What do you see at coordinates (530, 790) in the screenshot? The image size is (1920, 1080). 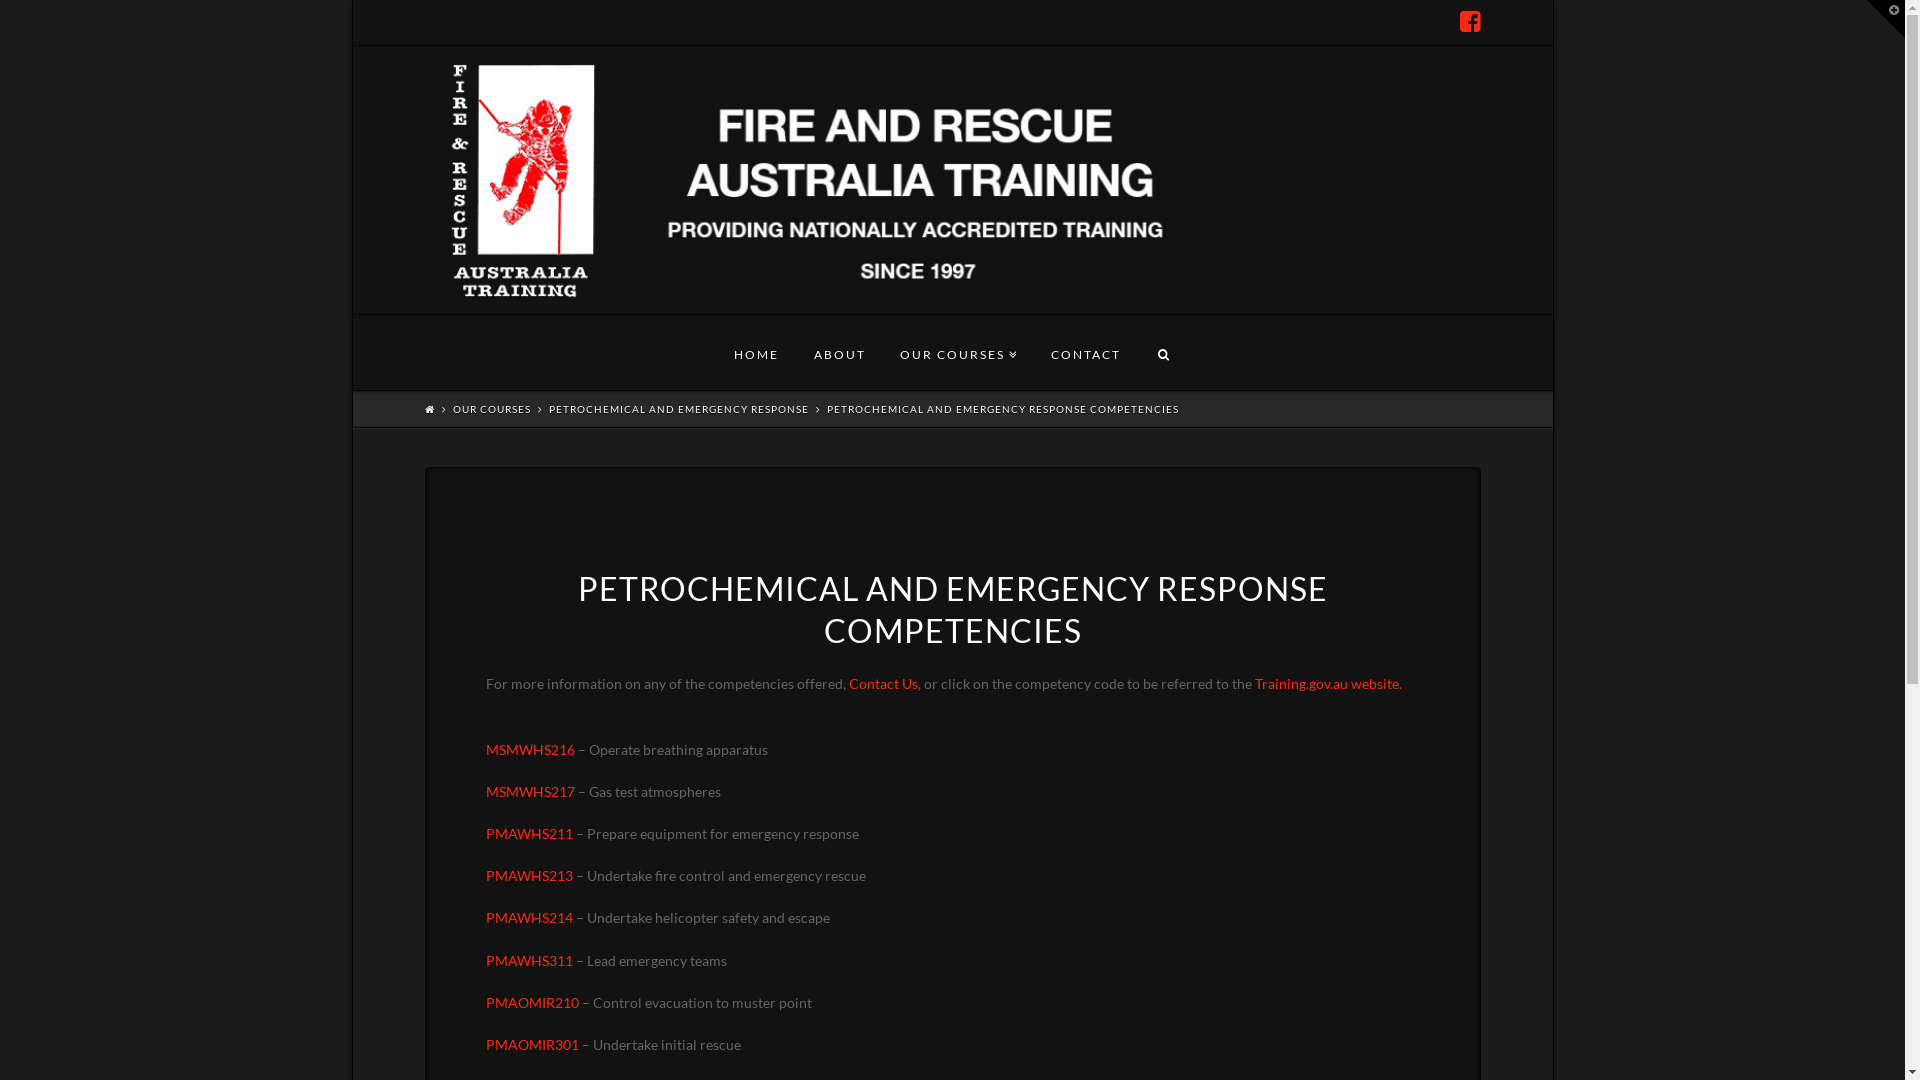 I see `'MSMWHS217'` at bounding box center [530, 790].